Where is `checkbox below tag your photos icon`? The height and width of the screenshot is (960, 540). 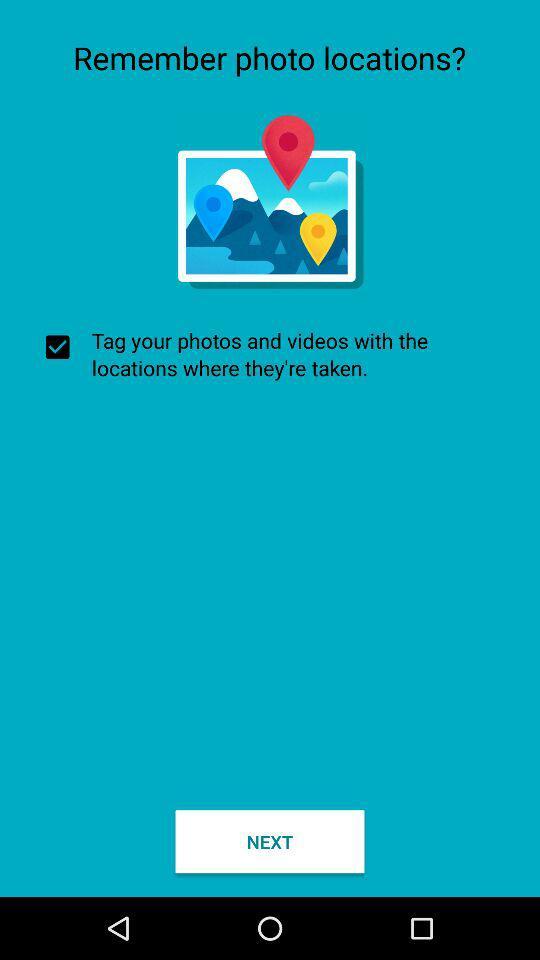
checkbox below tag your photos icon is located at coordinates (270, 840).